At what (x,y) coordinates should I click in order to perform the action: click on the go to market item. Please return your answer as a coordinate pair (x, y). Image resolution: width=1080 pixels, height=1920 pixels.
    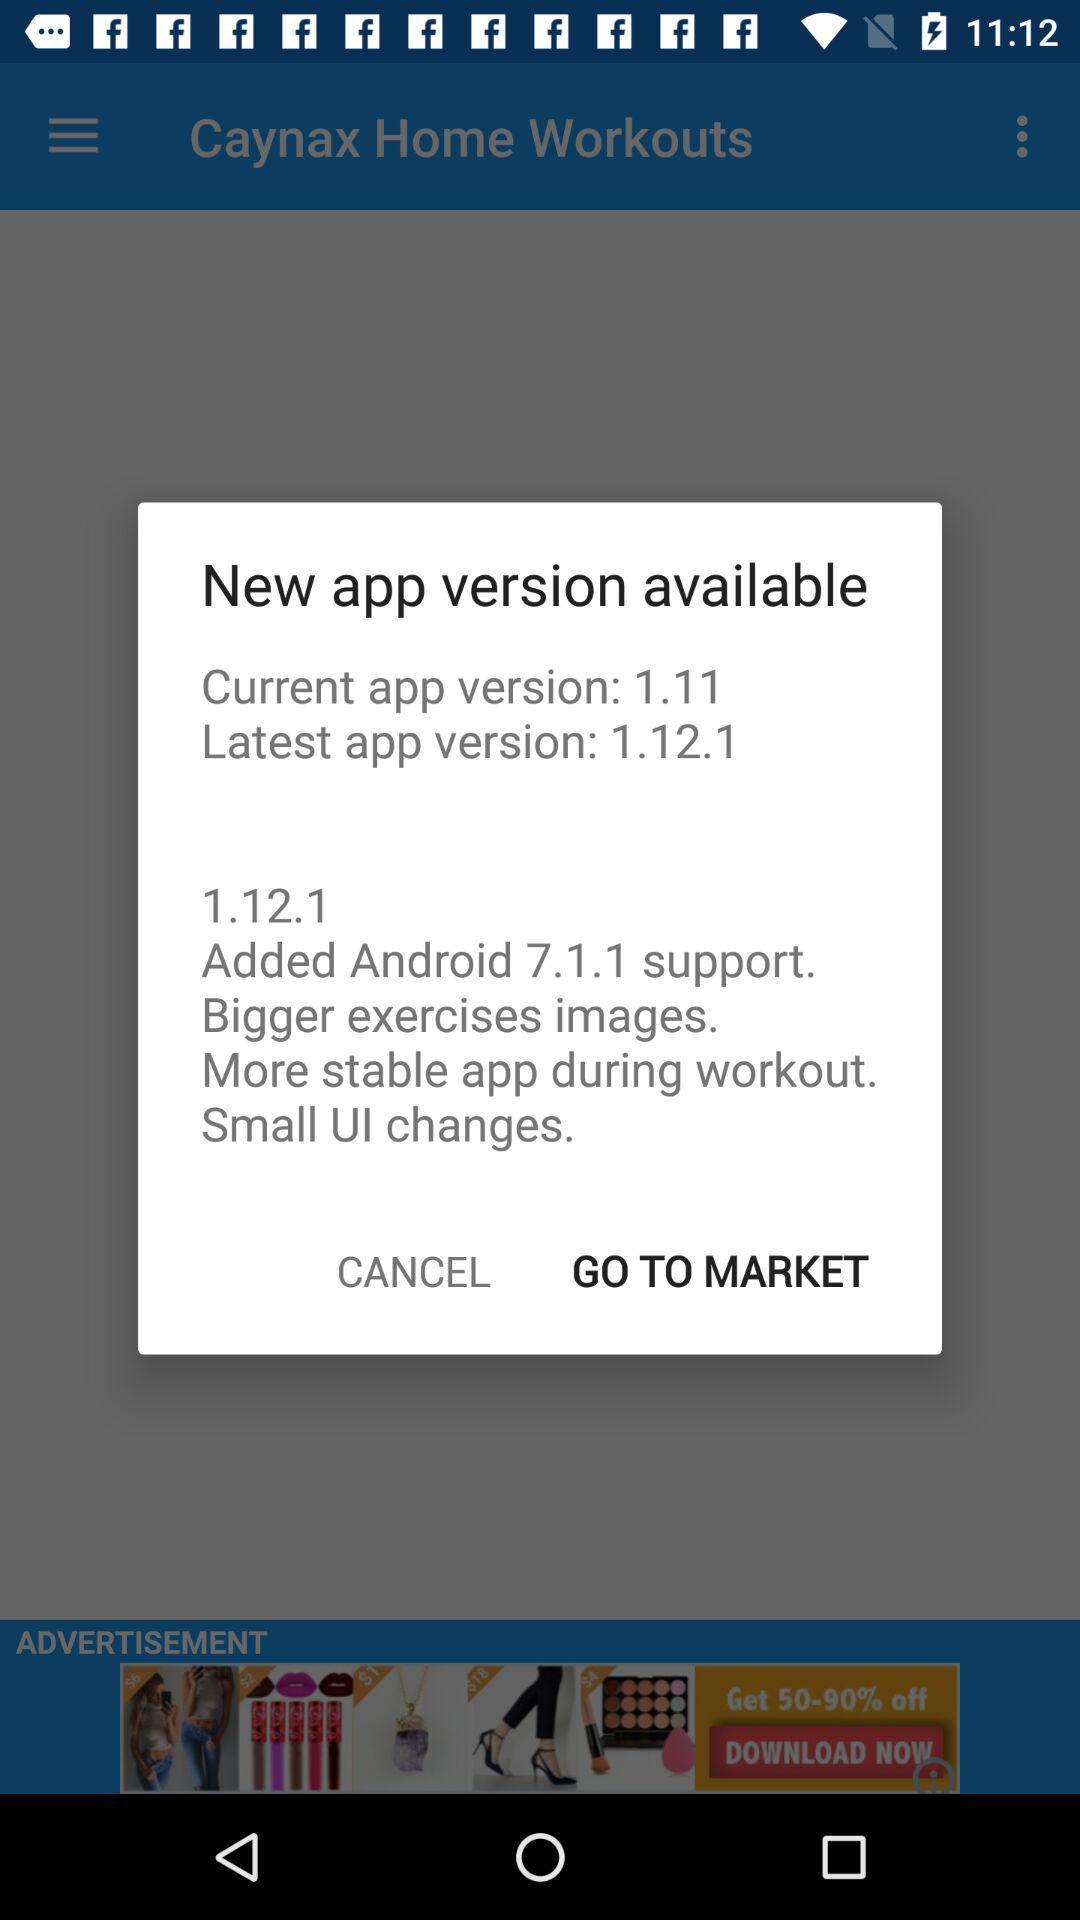
    Looking at the image, I should click on (720, 1269).